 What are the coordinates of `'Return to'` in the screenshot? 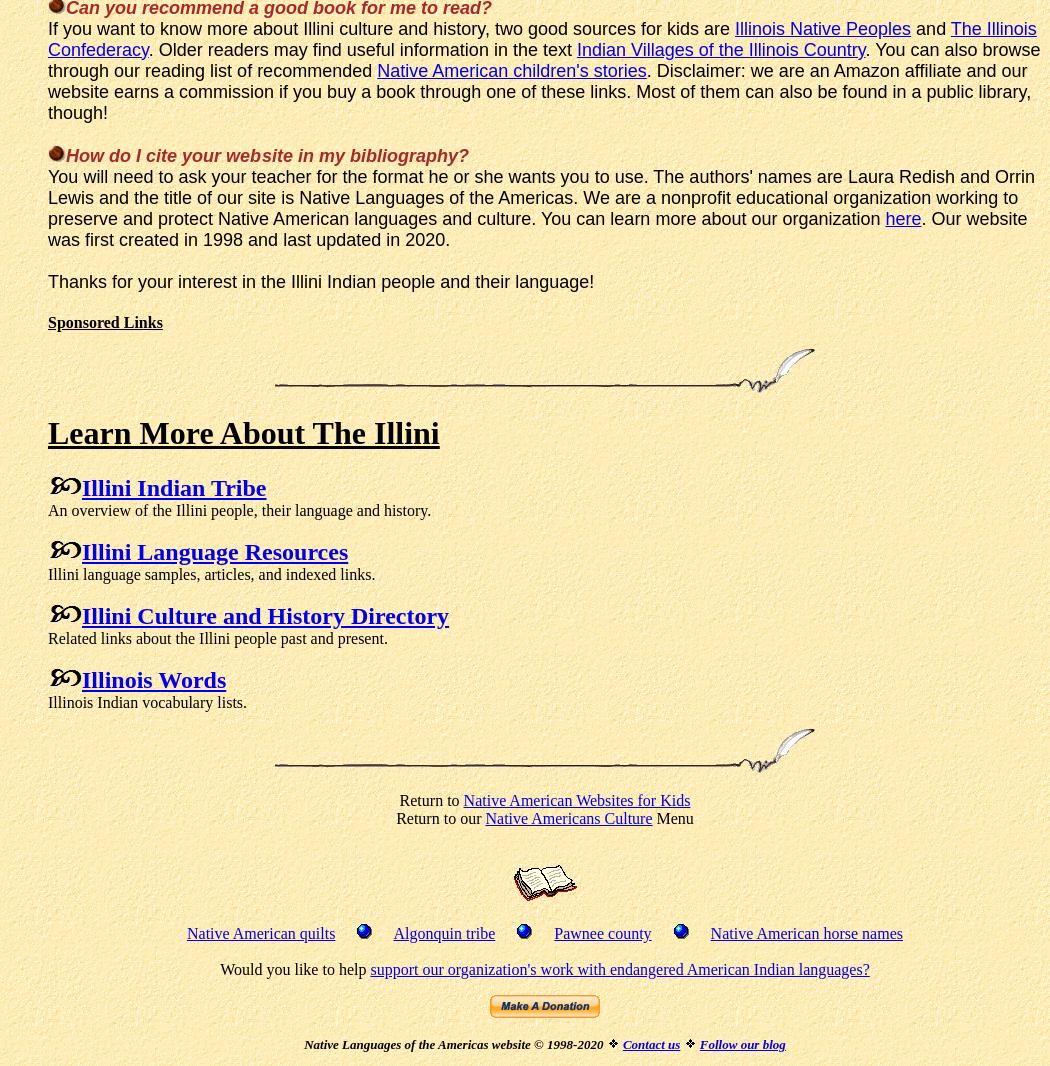 It's located at (430, 798).